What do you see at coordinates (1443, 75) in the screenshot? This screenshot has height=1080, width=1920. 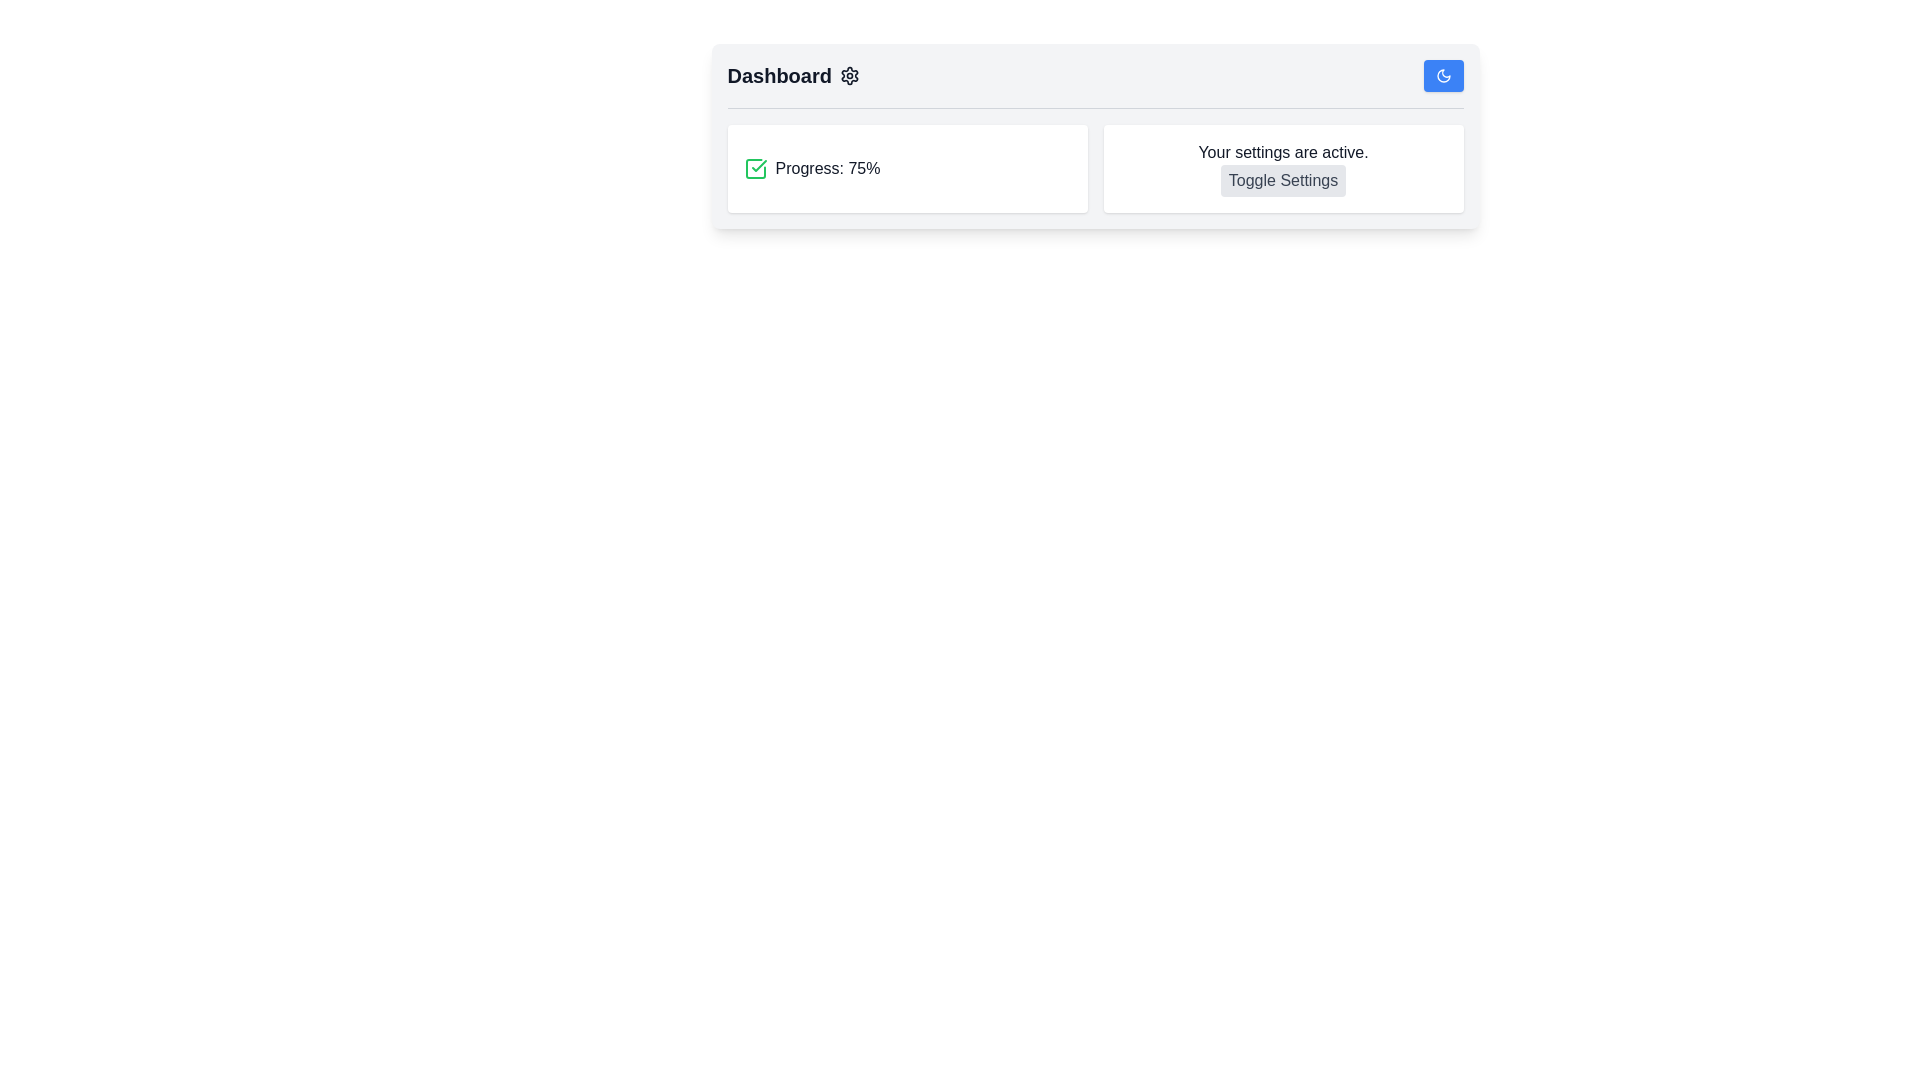 I see `the toggle button for theme switching, located at the top-right corner of the header, next to the 'Dashboard' text and settings icon` at bounding box center [1443, 75].